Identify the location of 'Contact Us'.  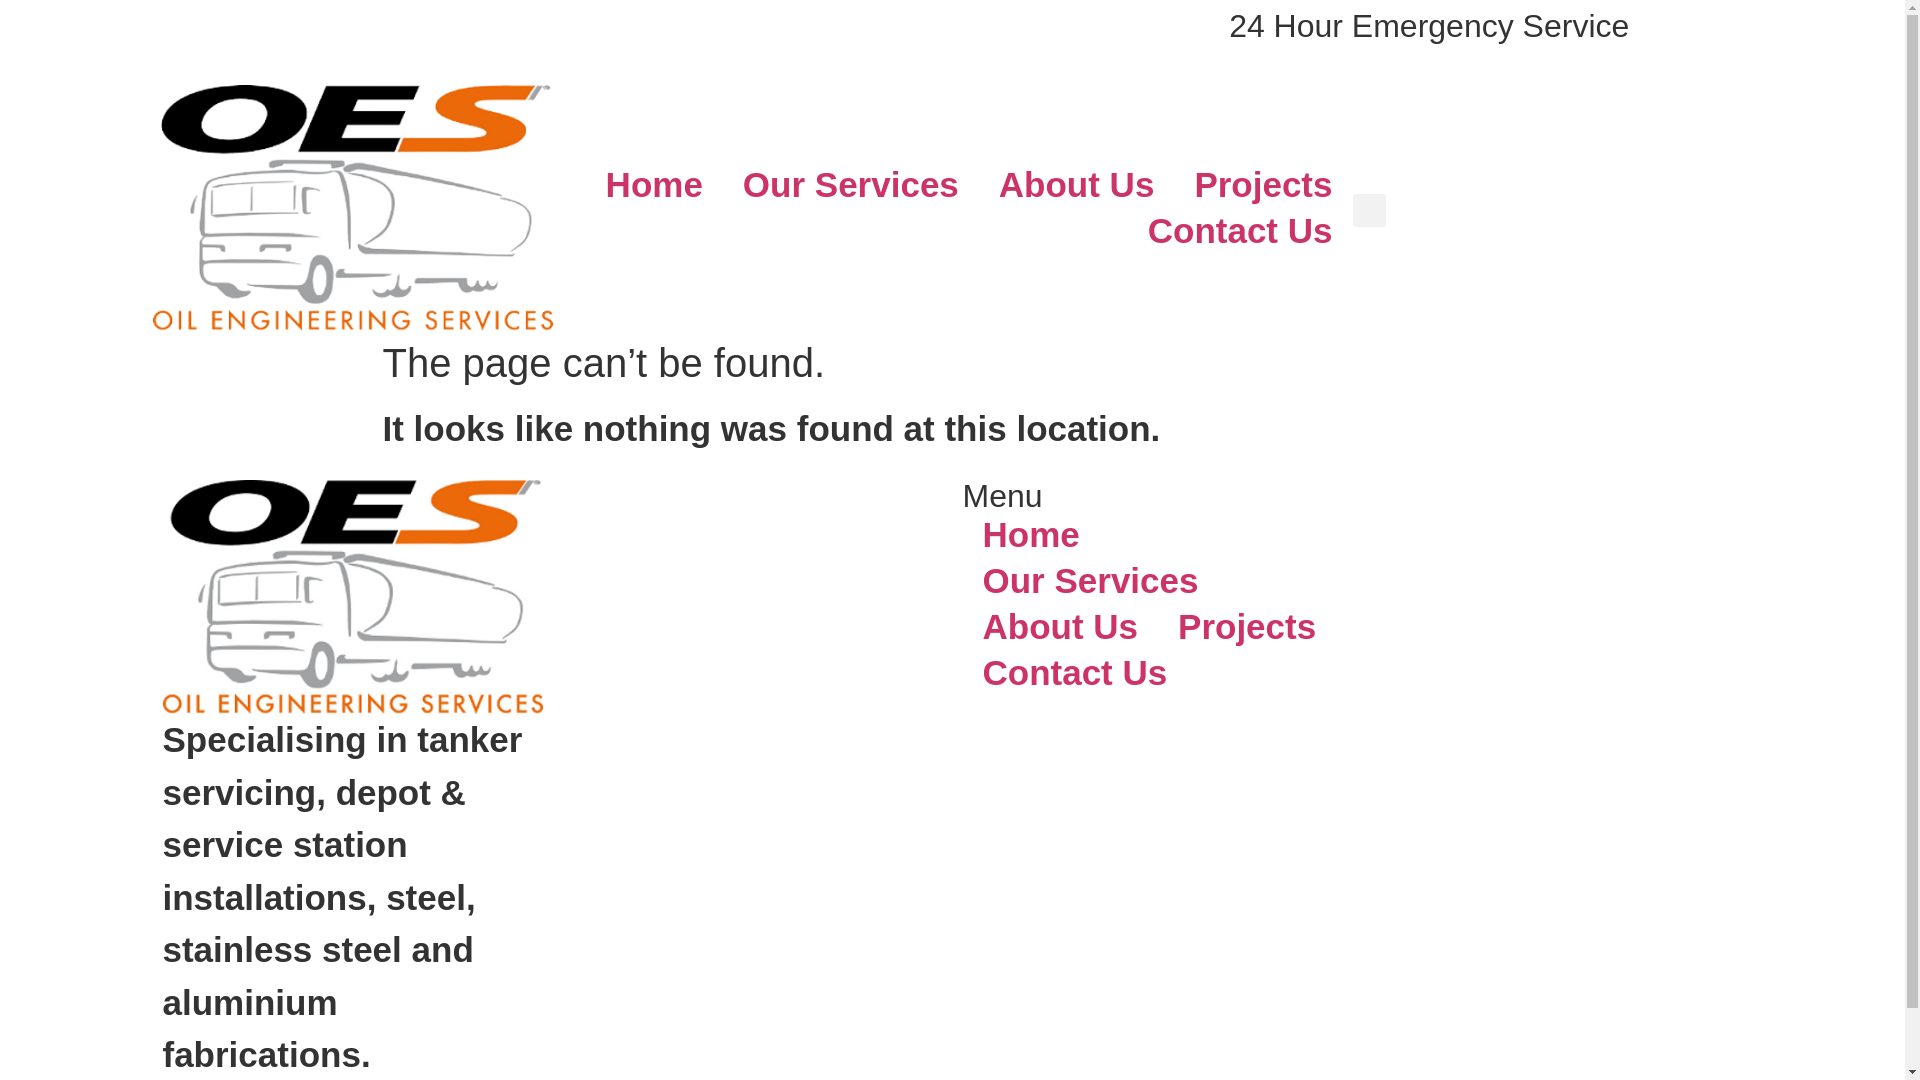
(1239, 230).